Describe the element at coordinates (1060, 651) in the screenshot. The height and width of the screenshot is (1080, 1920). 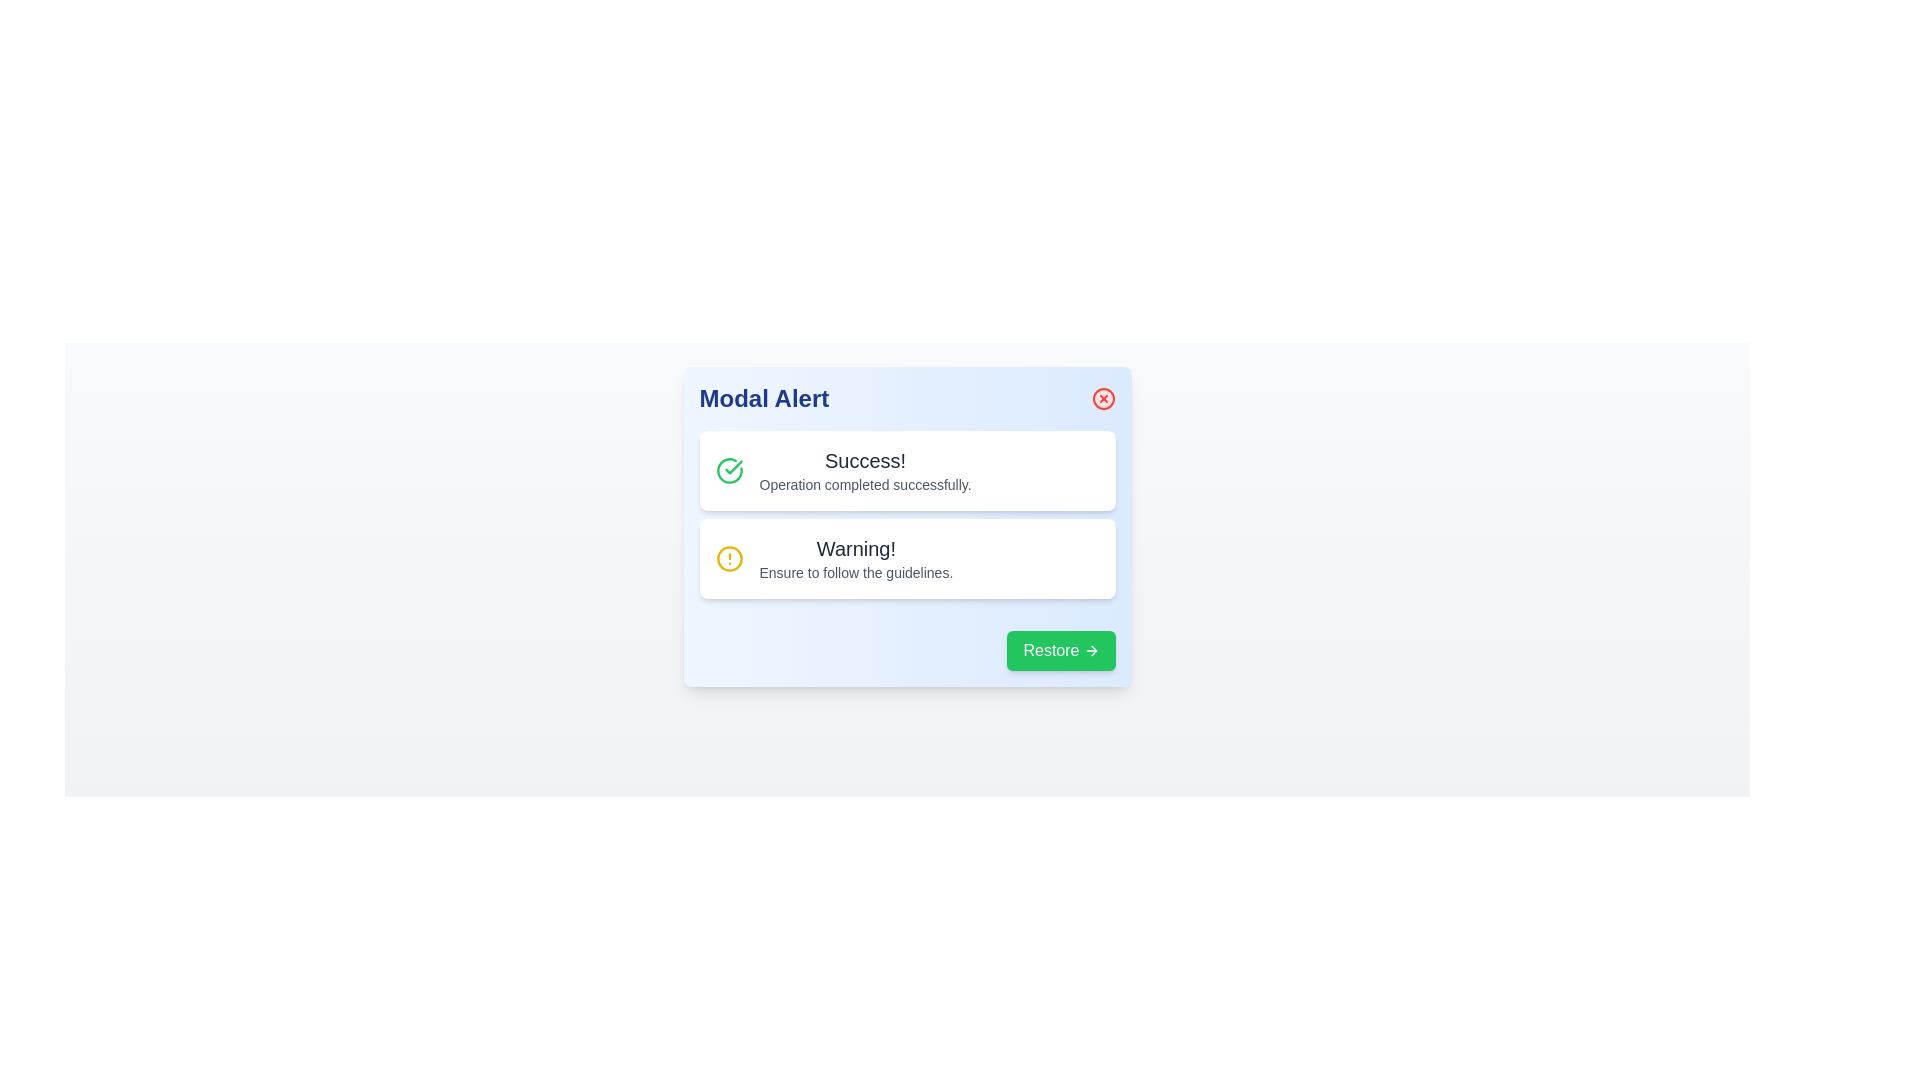
I see `the green 'Restore' button located at the bottom-right of the modal dialog` at that location.